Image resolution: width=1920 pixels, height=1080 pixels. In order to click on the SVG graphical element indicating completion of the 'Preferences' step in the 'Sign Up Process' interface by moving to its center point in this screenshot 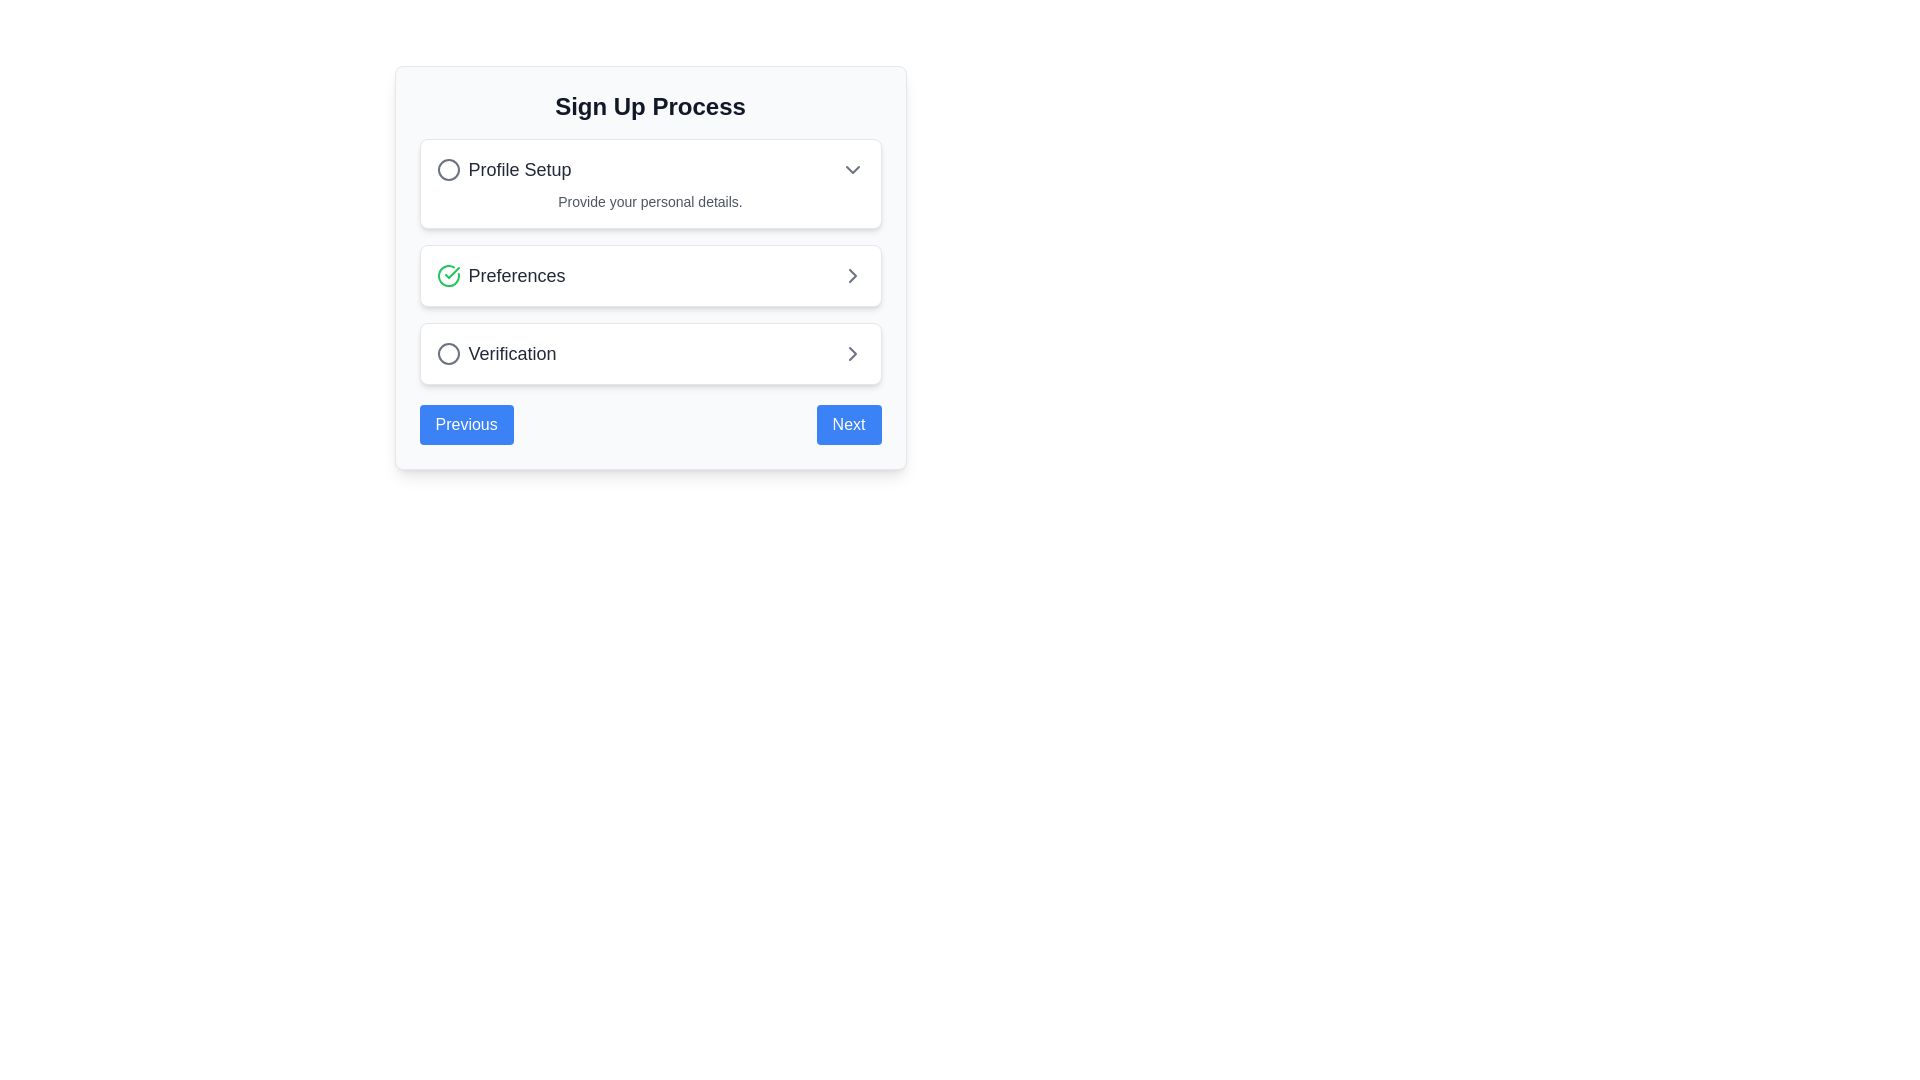, I will do `click(450, 273)`.